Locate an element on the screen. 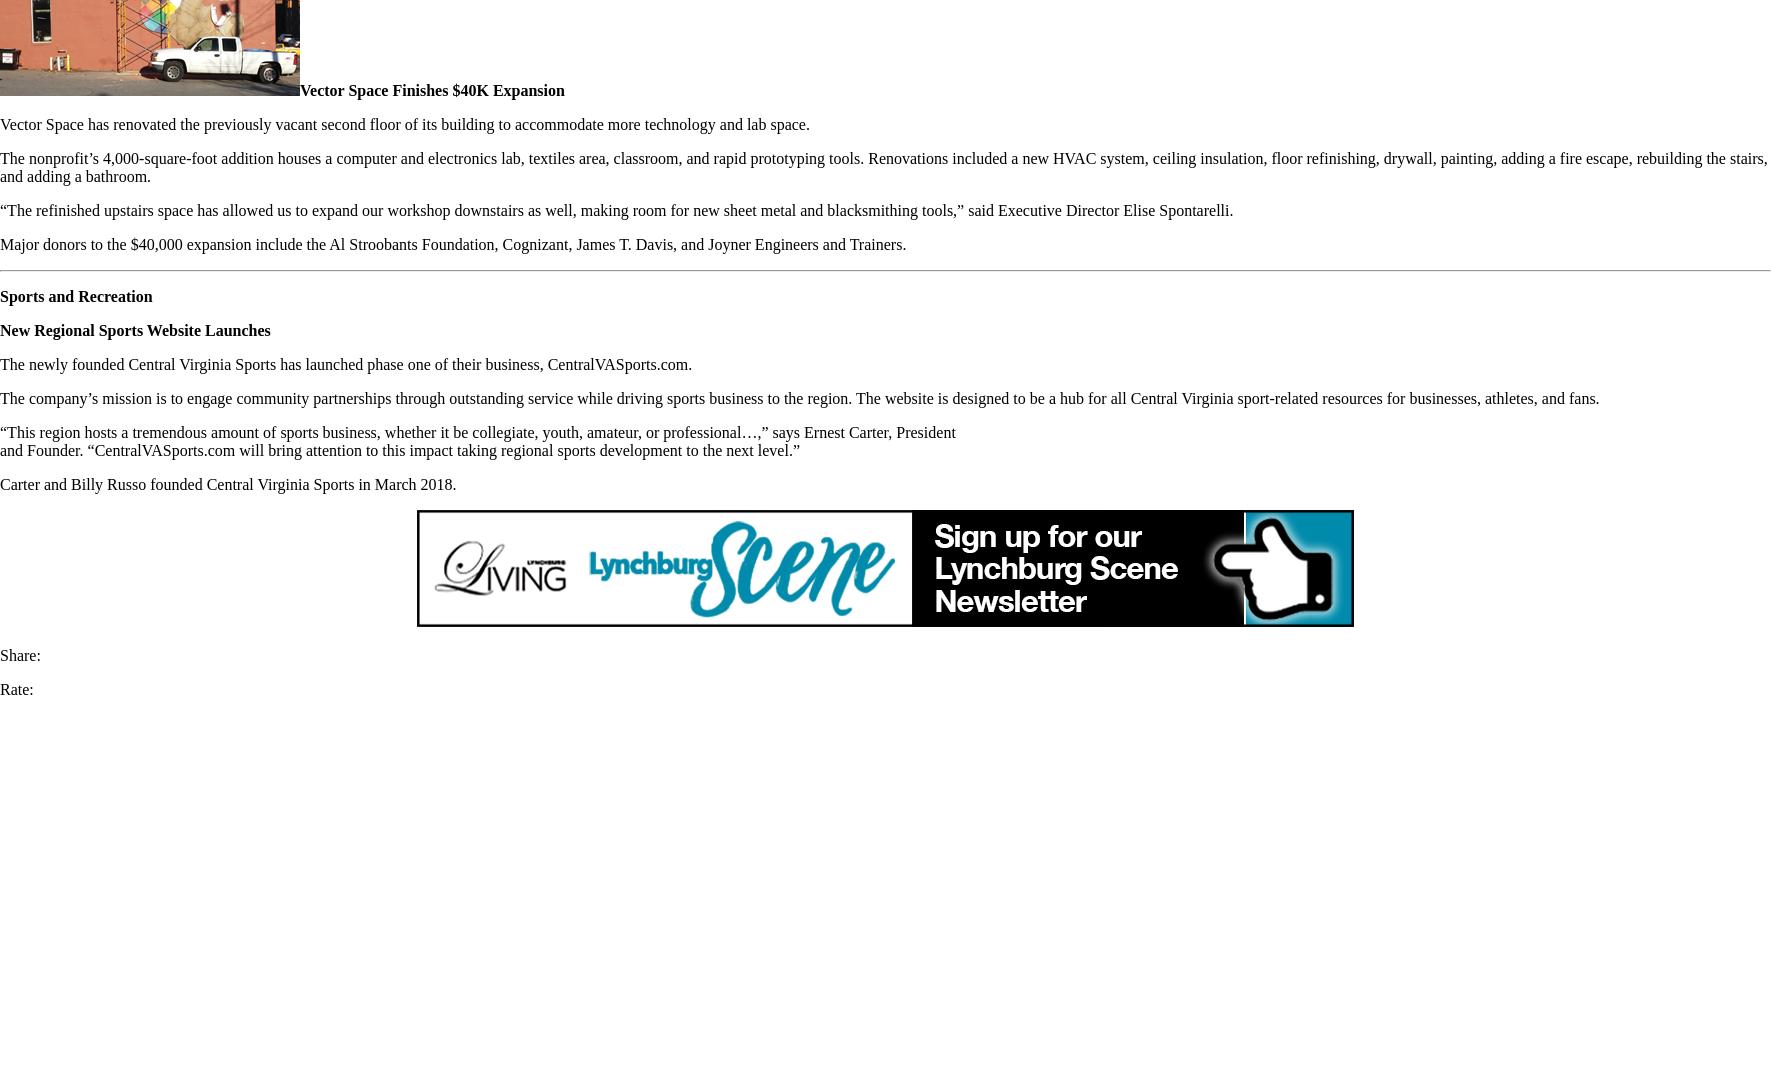 Image resolution: width=1771 pixels, height=1065 pixels. 'The nonprofit’s 4,000-square-foot addition houses a computer and electronics lab, textiles area, classroom, and rapid prototyping tools. Renovations included a new HVAC system, ceiling insulation, floor refinishing, drywall, painting, adding a fire escape, rebuilding the stairs, and adding a bathroom.' is located at coordinates (882, 166).